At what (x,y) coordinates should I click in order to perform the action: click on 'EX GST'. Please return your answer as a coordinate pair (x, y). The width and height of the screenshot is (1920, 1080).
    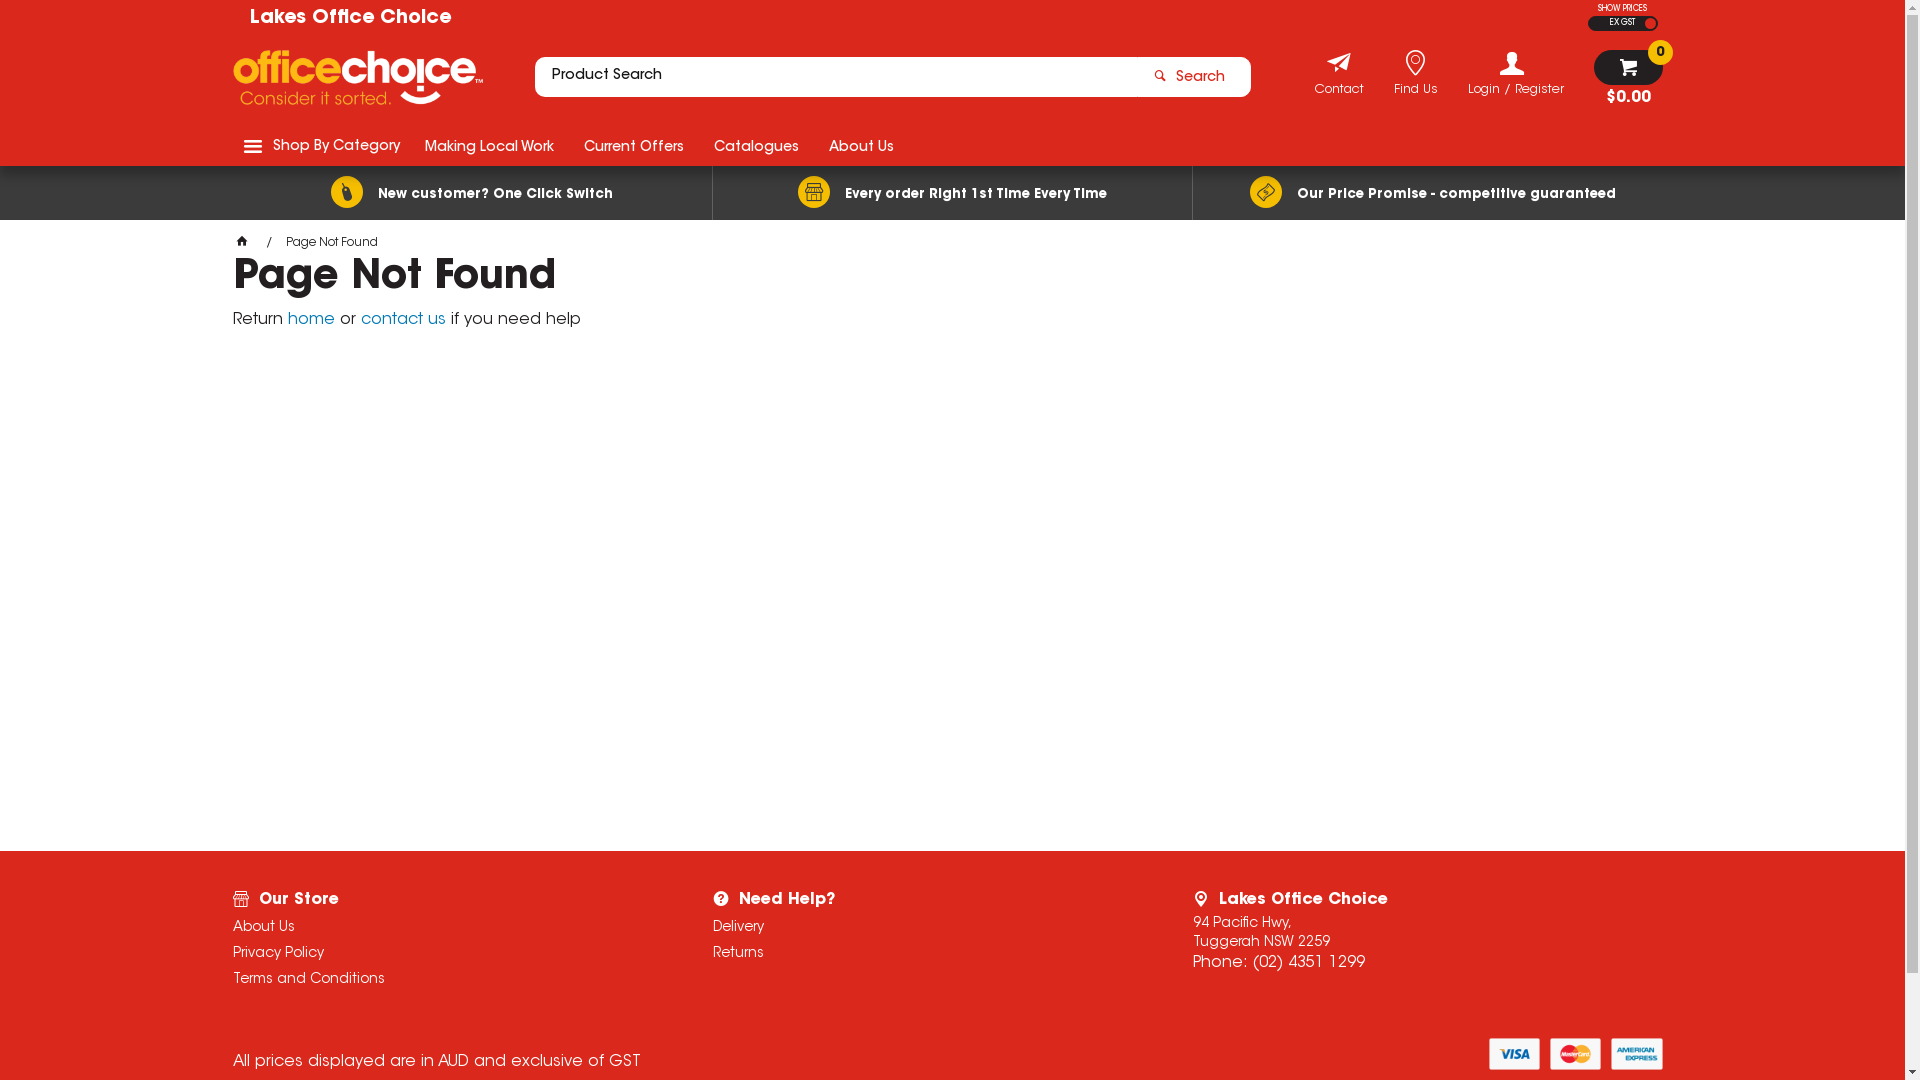
    Looking at the image, I should click on (1612, 23).